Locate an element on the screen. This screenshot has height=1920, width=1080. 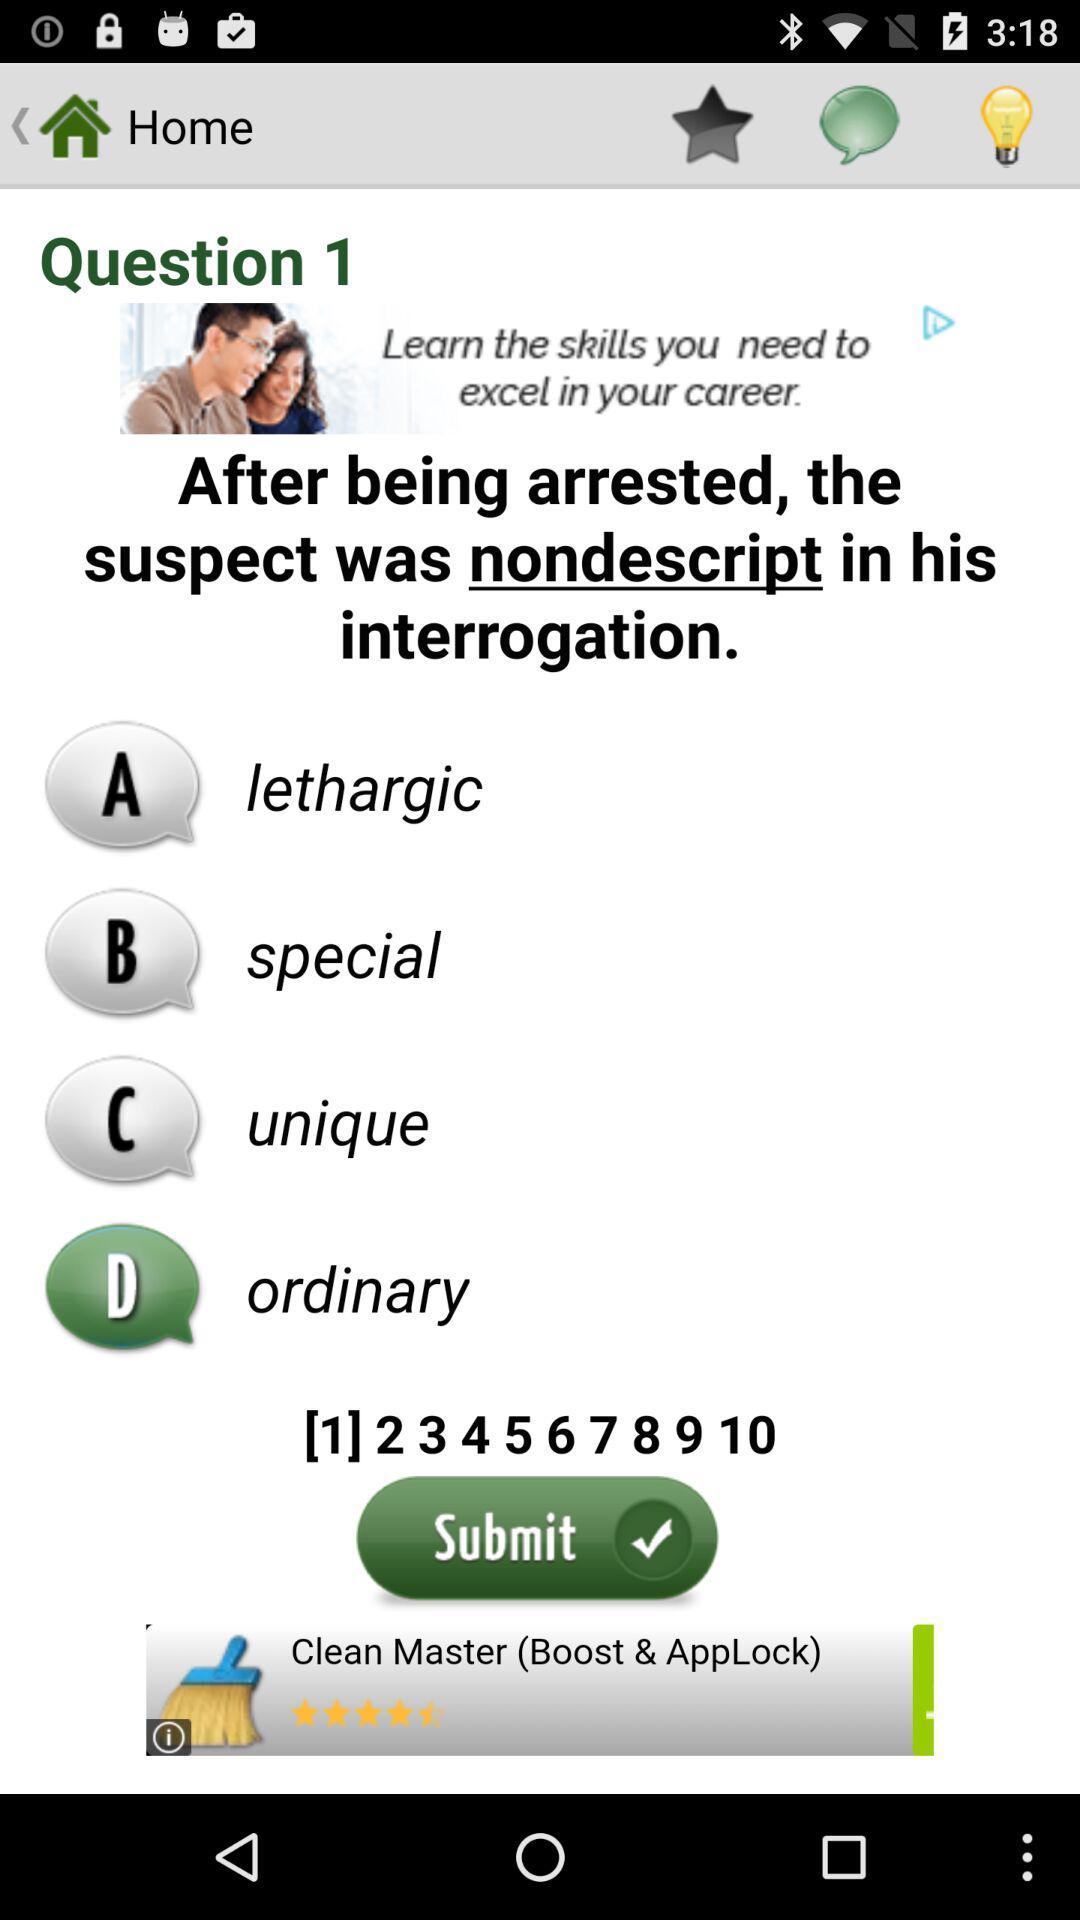
the icon beside ordinary is located at coordinates (123, 1287).